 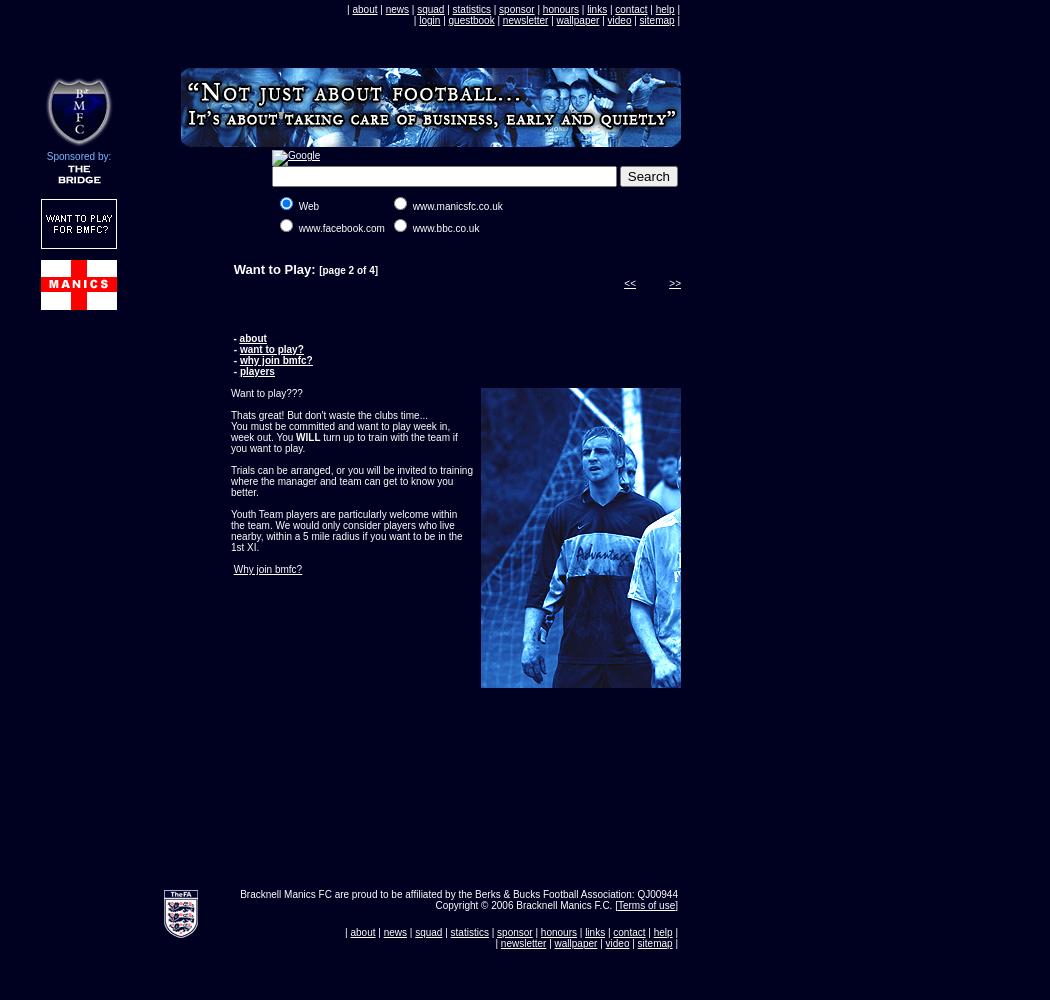 I want to click on 'squad', so click(x=429, y=9).